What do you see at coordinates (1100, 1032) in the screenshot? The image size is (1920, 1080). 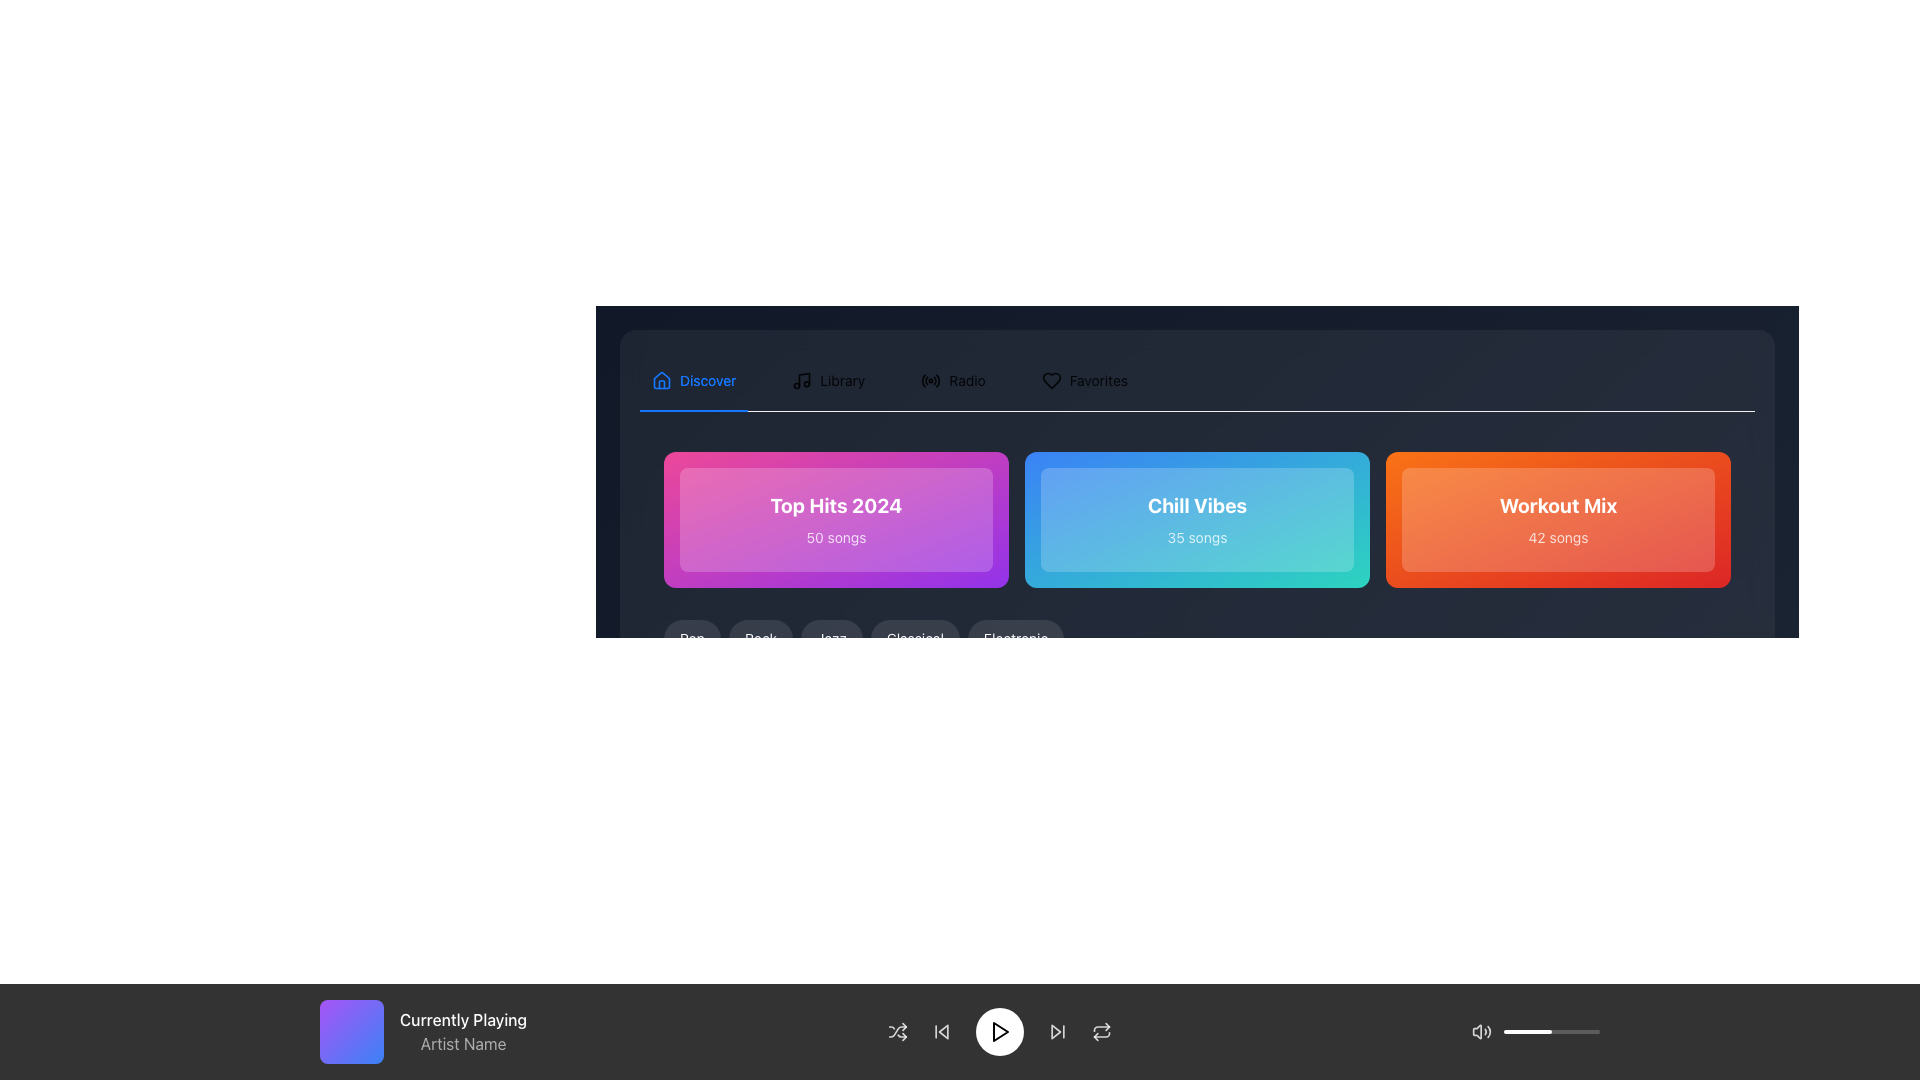 I see `the repeat button located at the bottom-right corner of the interface` at bounding box center [1100, 1032].